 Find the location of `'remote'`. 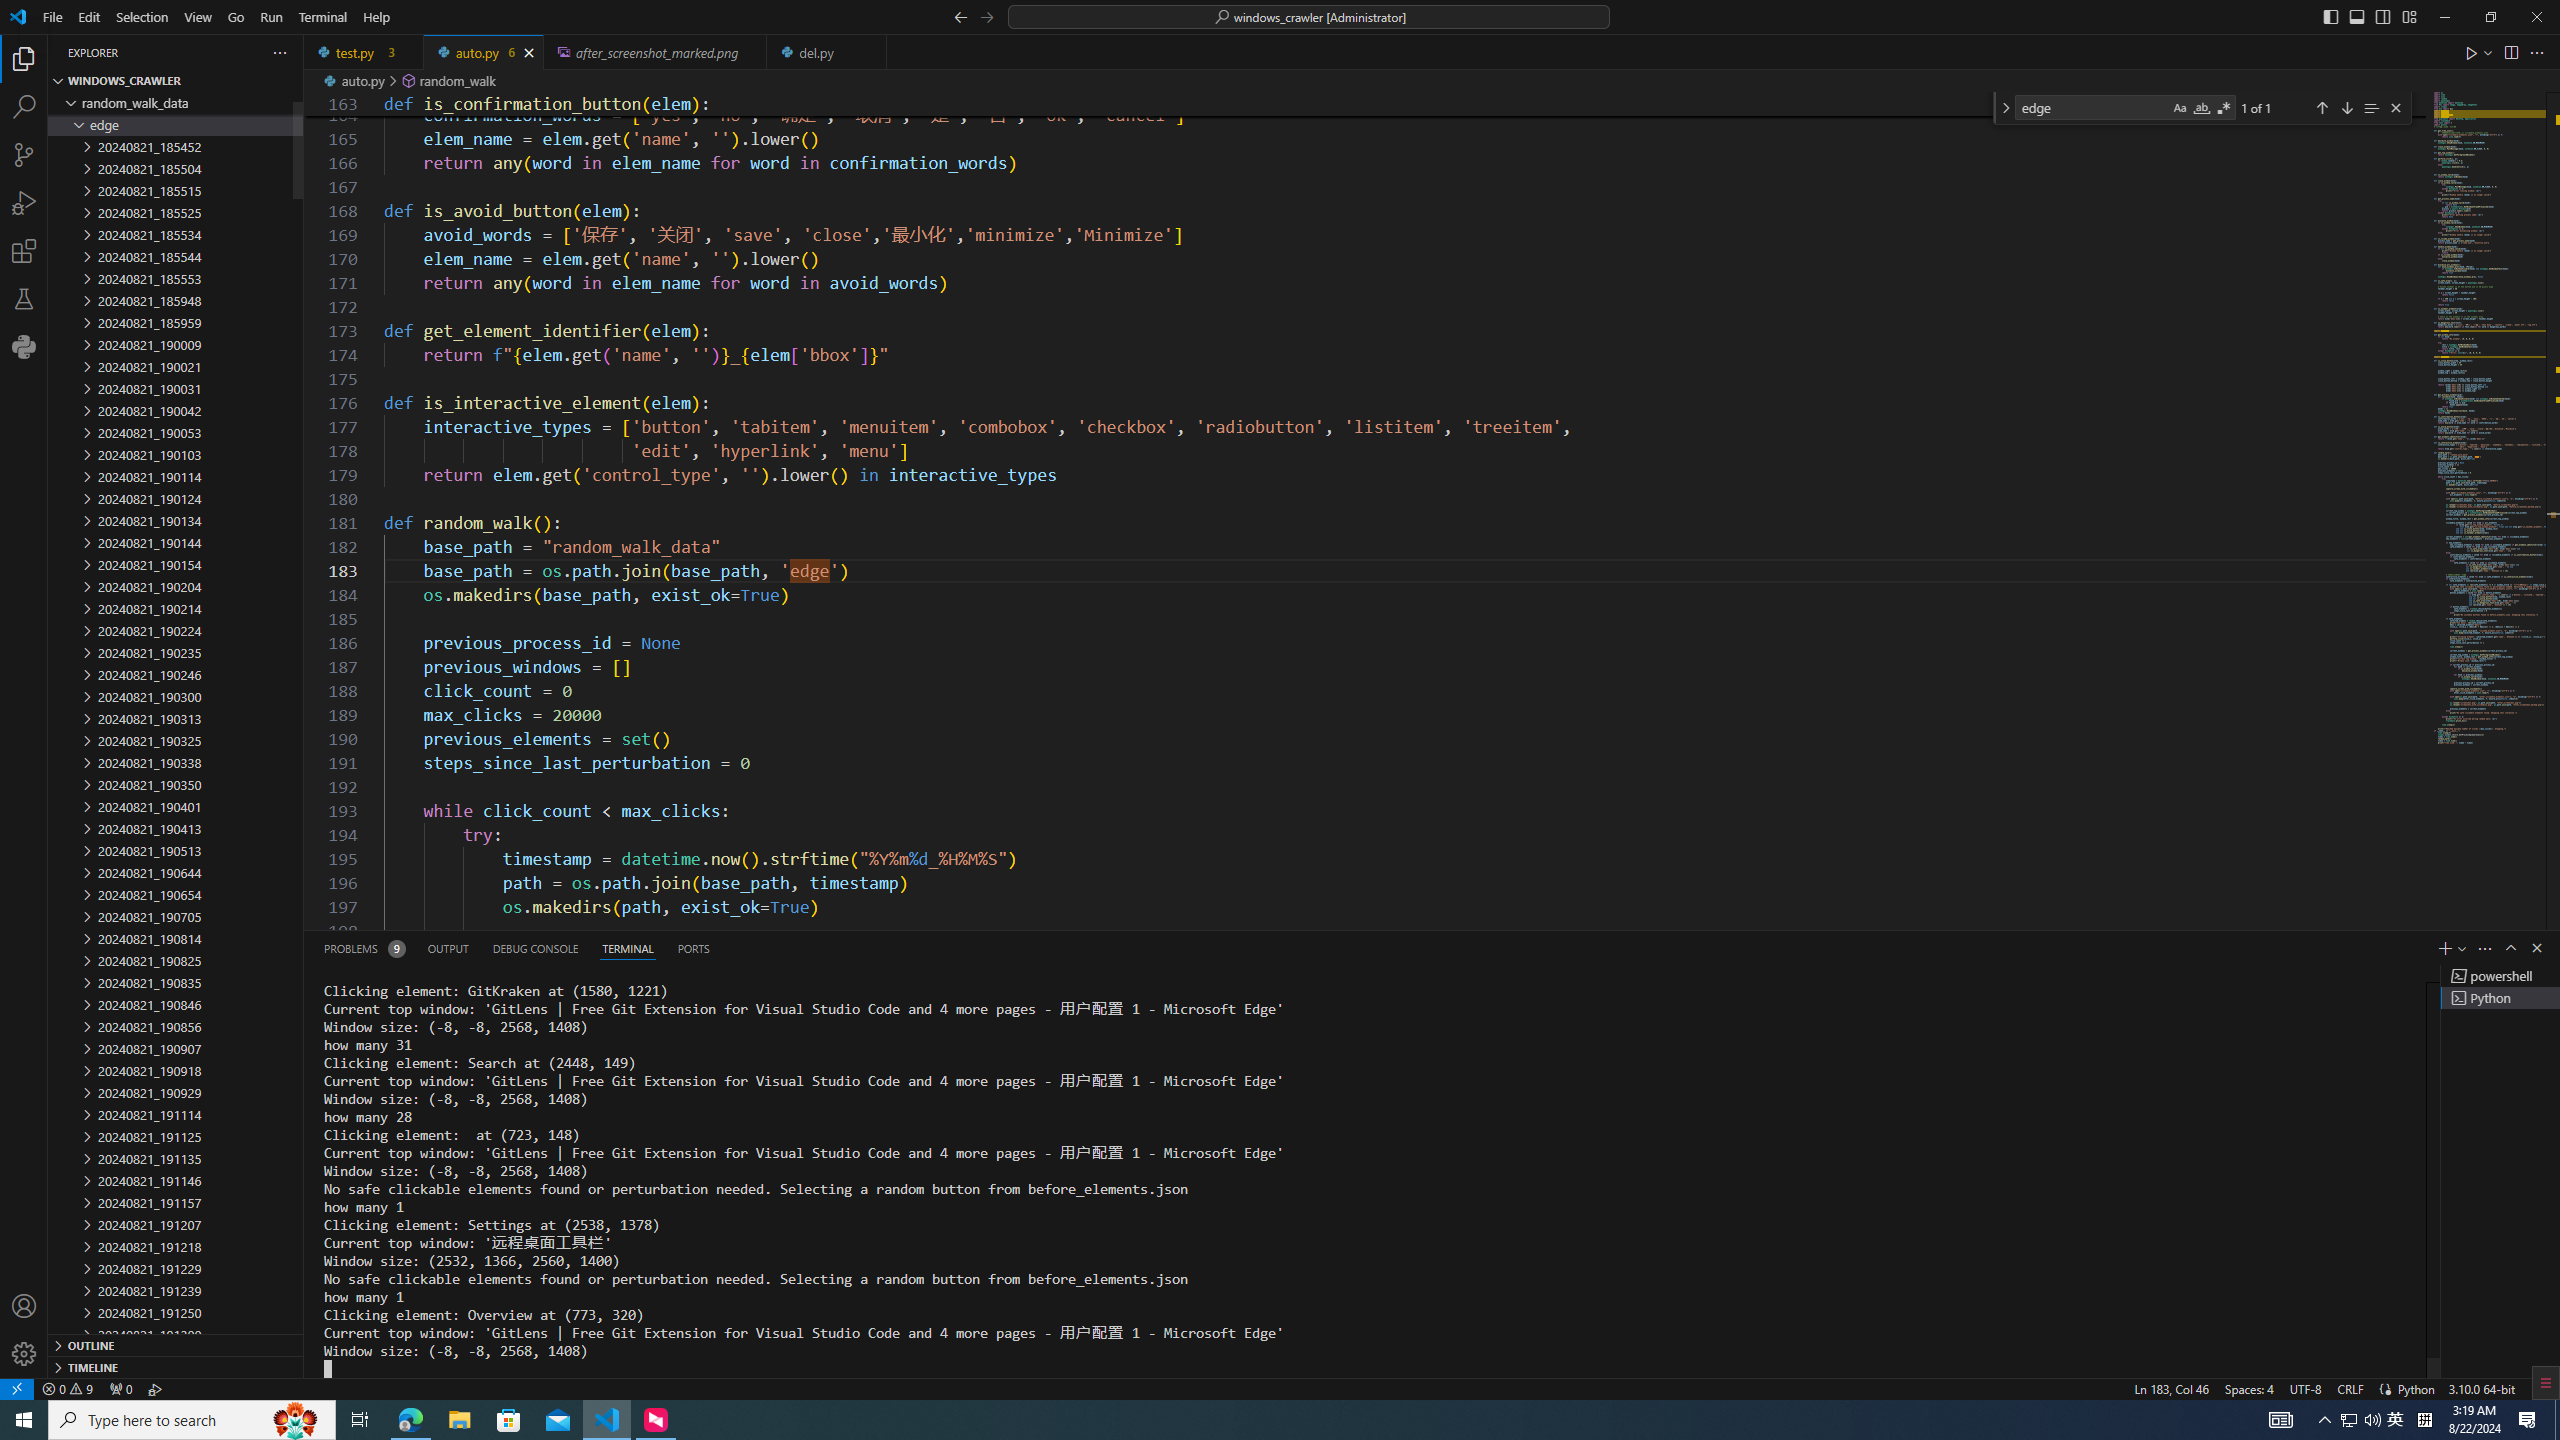

'remote' is located at coordinates (16, 1387).